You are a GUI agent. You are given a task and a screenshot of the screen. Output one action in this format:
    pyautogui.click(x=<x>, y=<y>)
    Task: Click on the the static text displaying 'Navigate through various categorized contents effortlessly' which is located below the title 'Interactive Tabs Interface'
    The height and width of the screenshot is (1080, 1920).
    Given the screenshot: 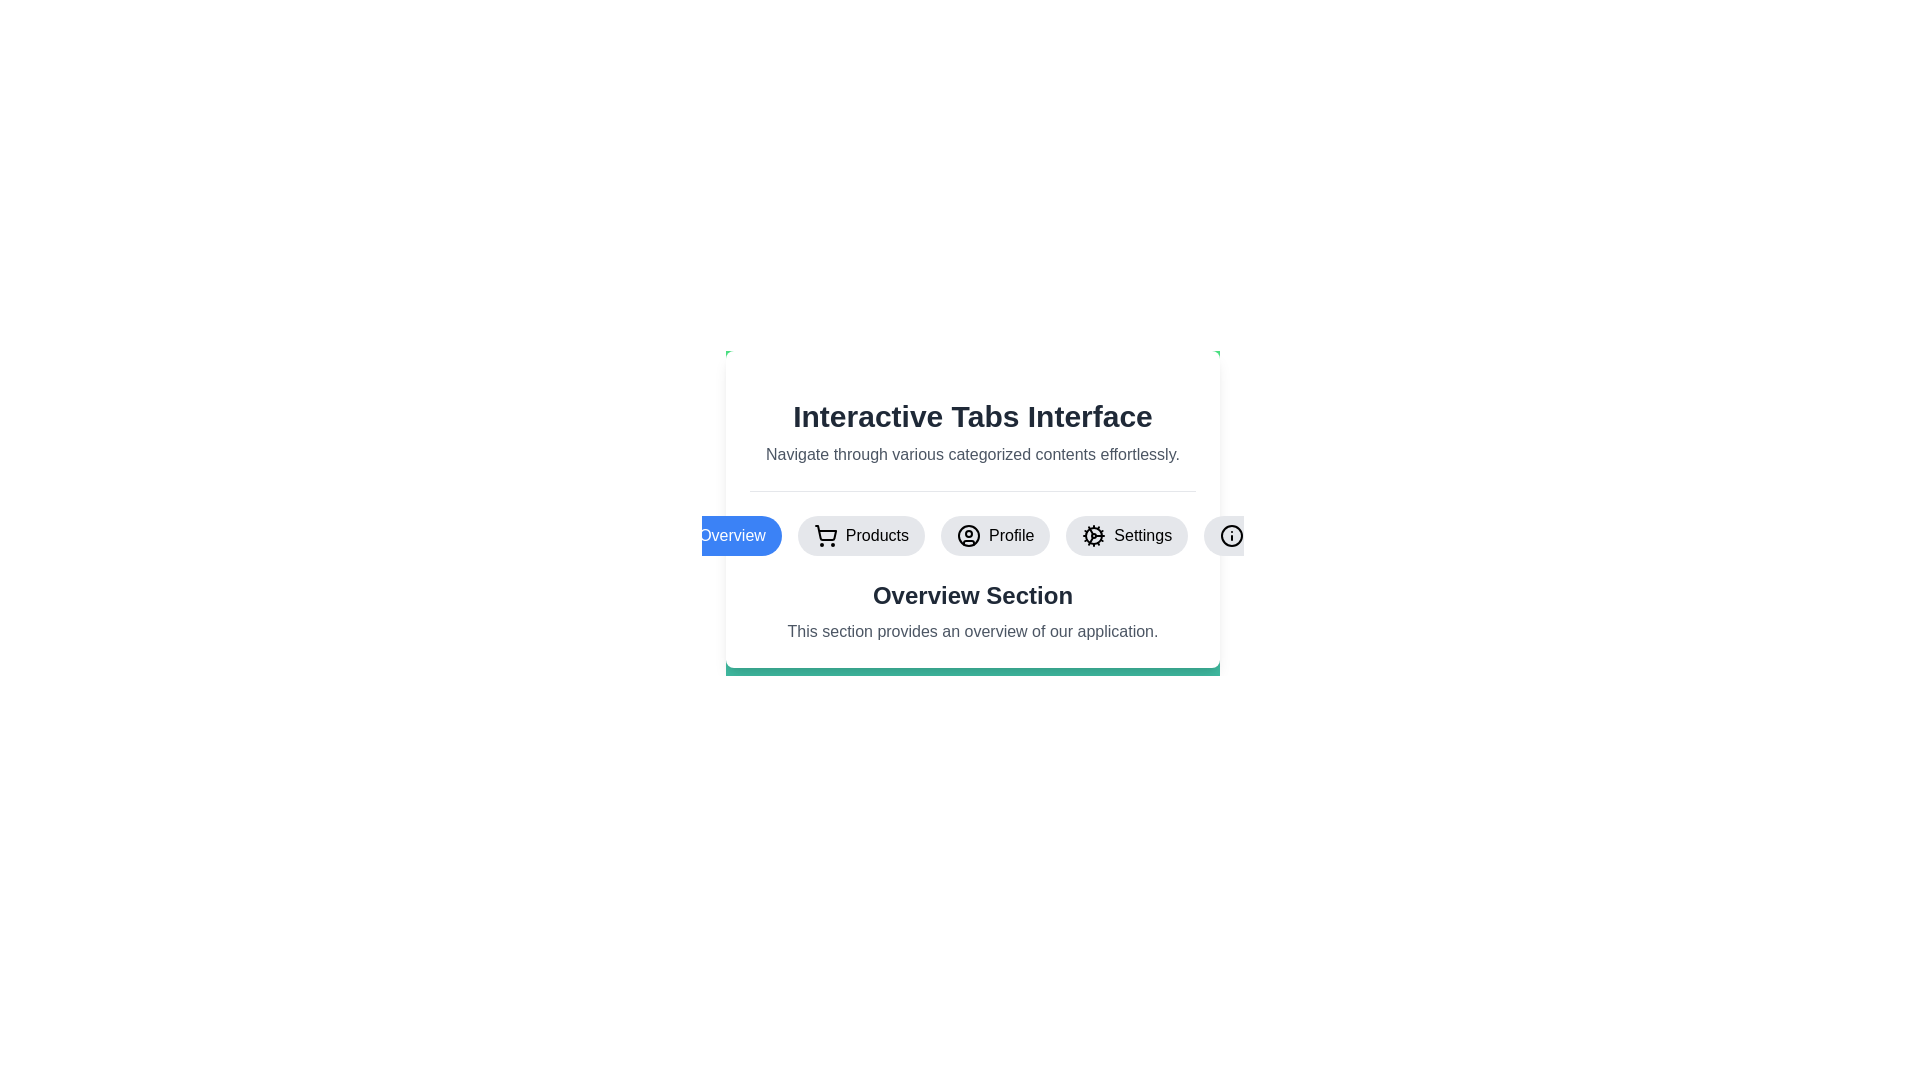 What is the action you would take?
    pyautogui.click(x=973, y=455)
    